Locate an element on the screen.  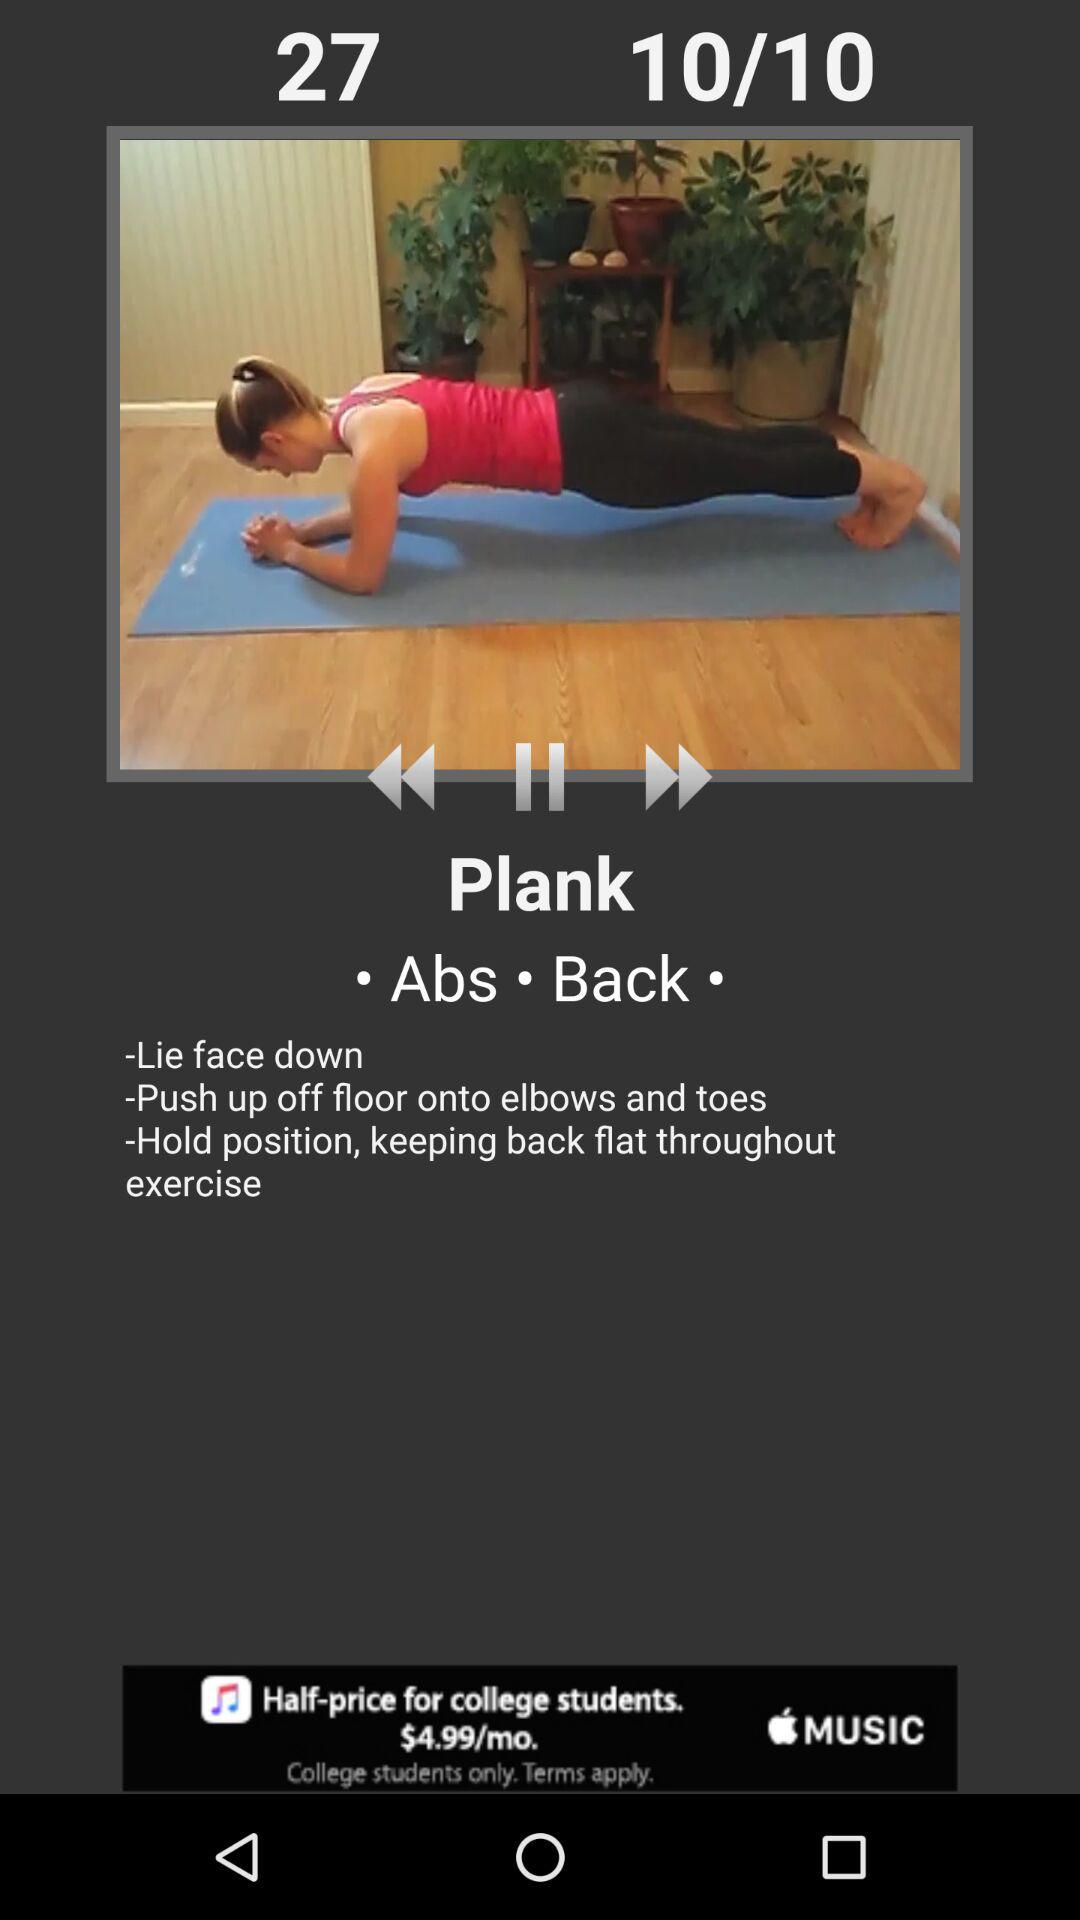
adsence is located at coordinates (540, 1727).